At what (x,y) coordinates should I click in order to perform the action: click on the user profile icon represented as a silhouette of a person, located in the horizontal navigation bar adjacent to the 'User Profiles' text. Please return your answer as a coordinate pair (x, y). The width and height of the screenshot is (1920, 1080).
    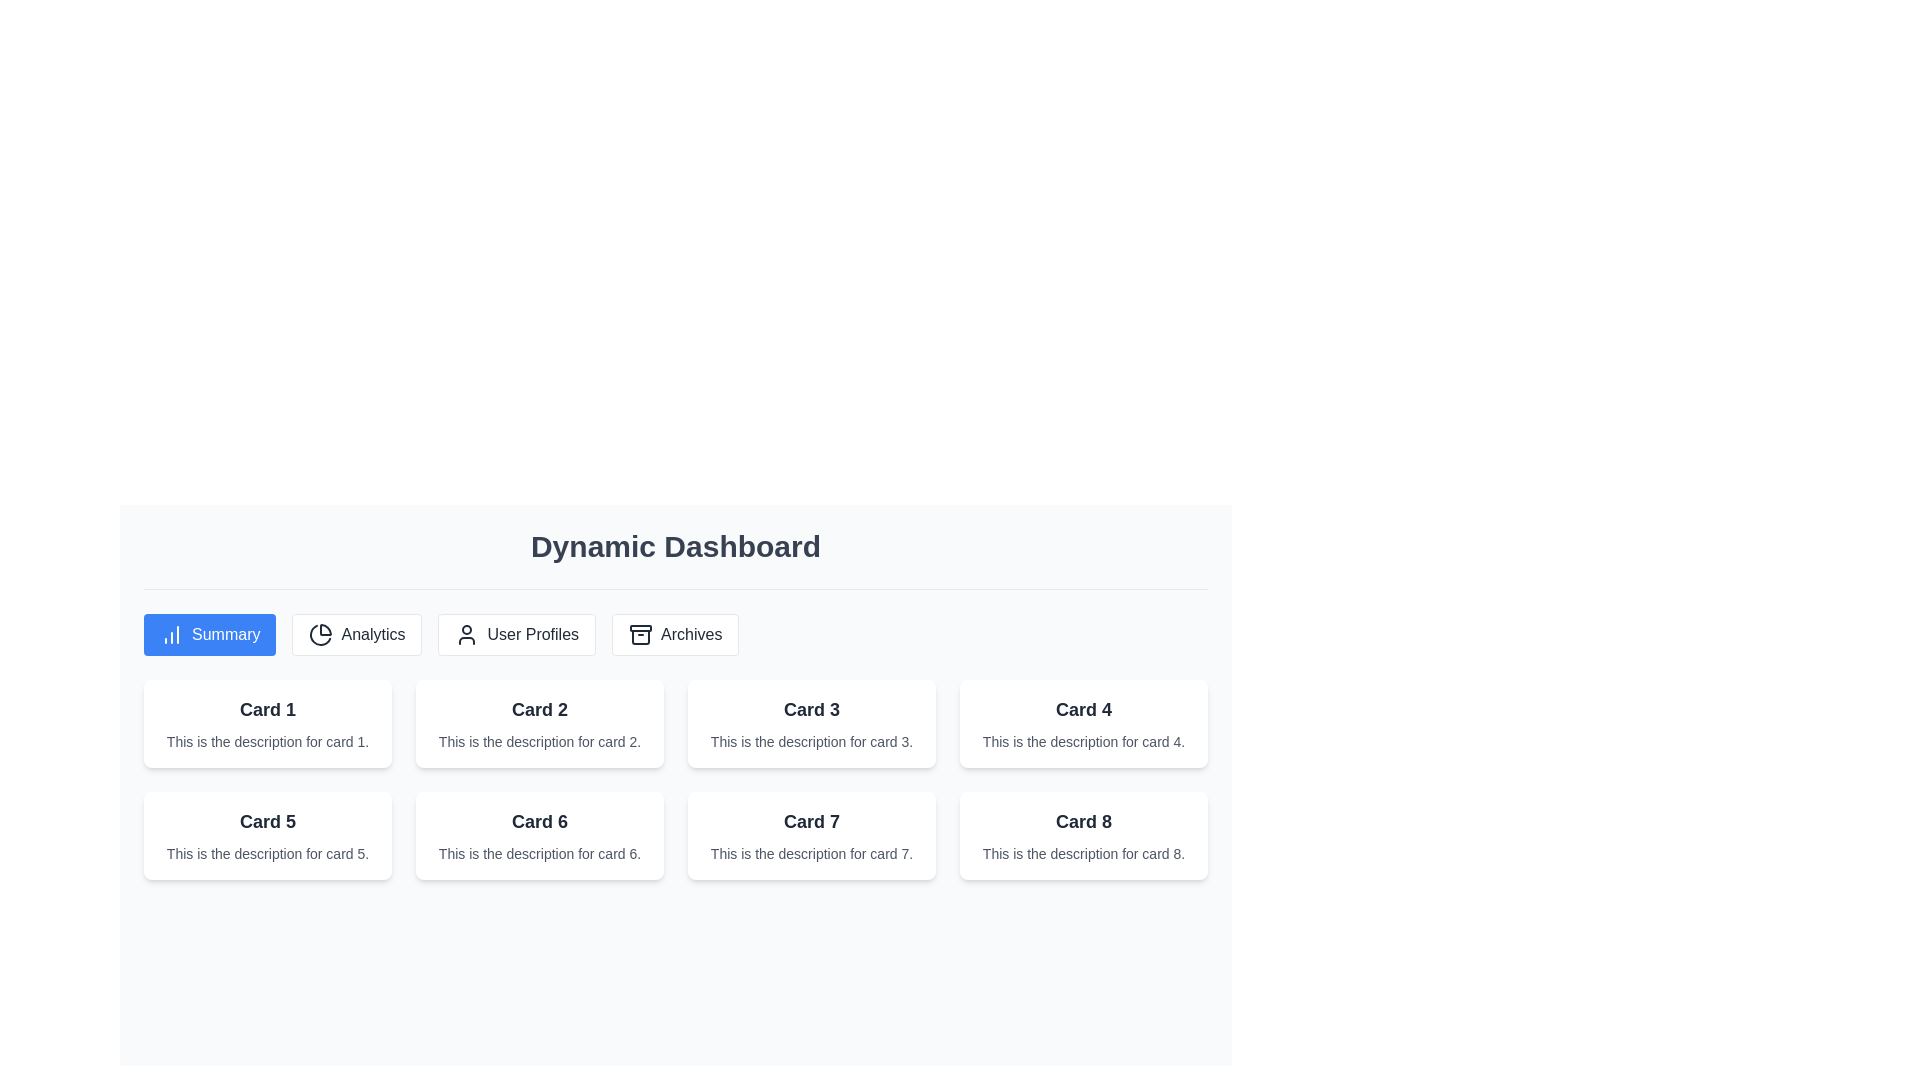
    Looking at the image, I should click on (466, 635).